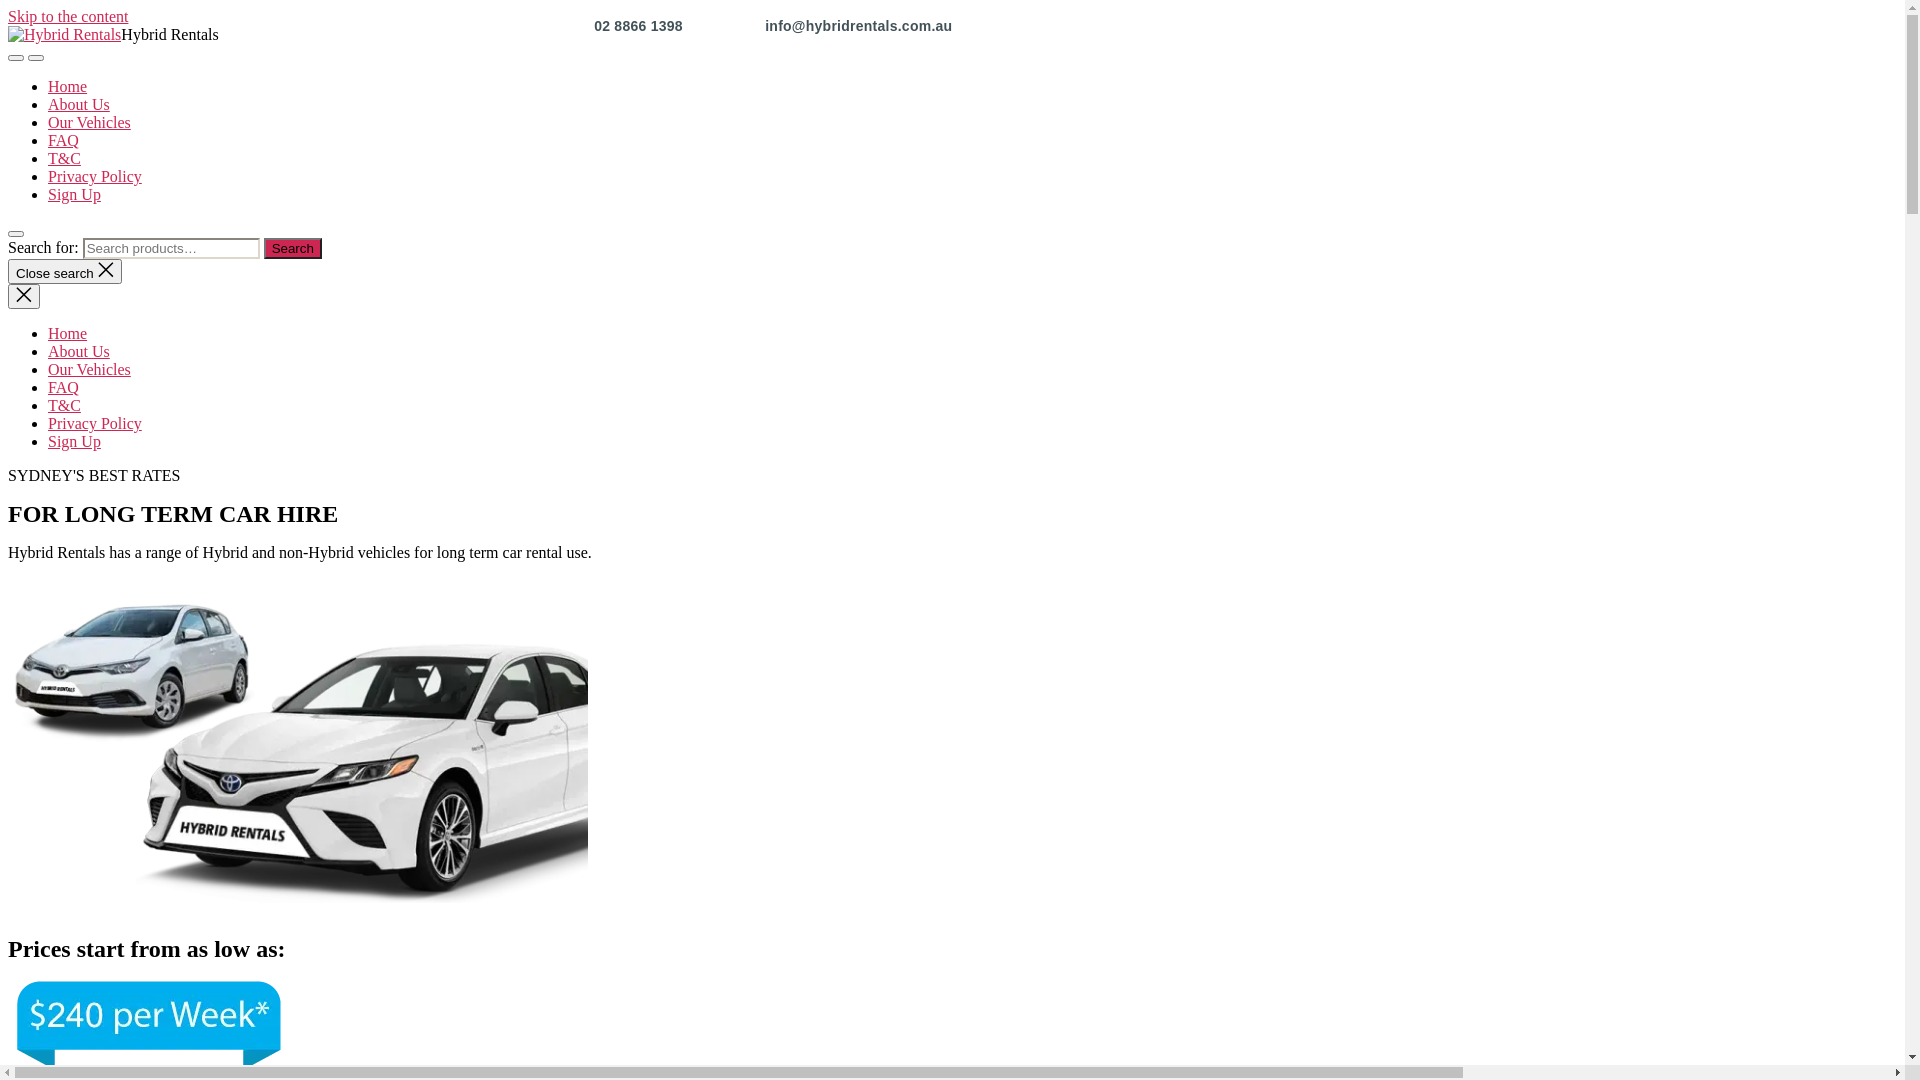 The height and width of the screenshot is (1080, 1920). Describe the element at coordinates (64, 405) in the screenshot. I see `'T&C'` at that location.